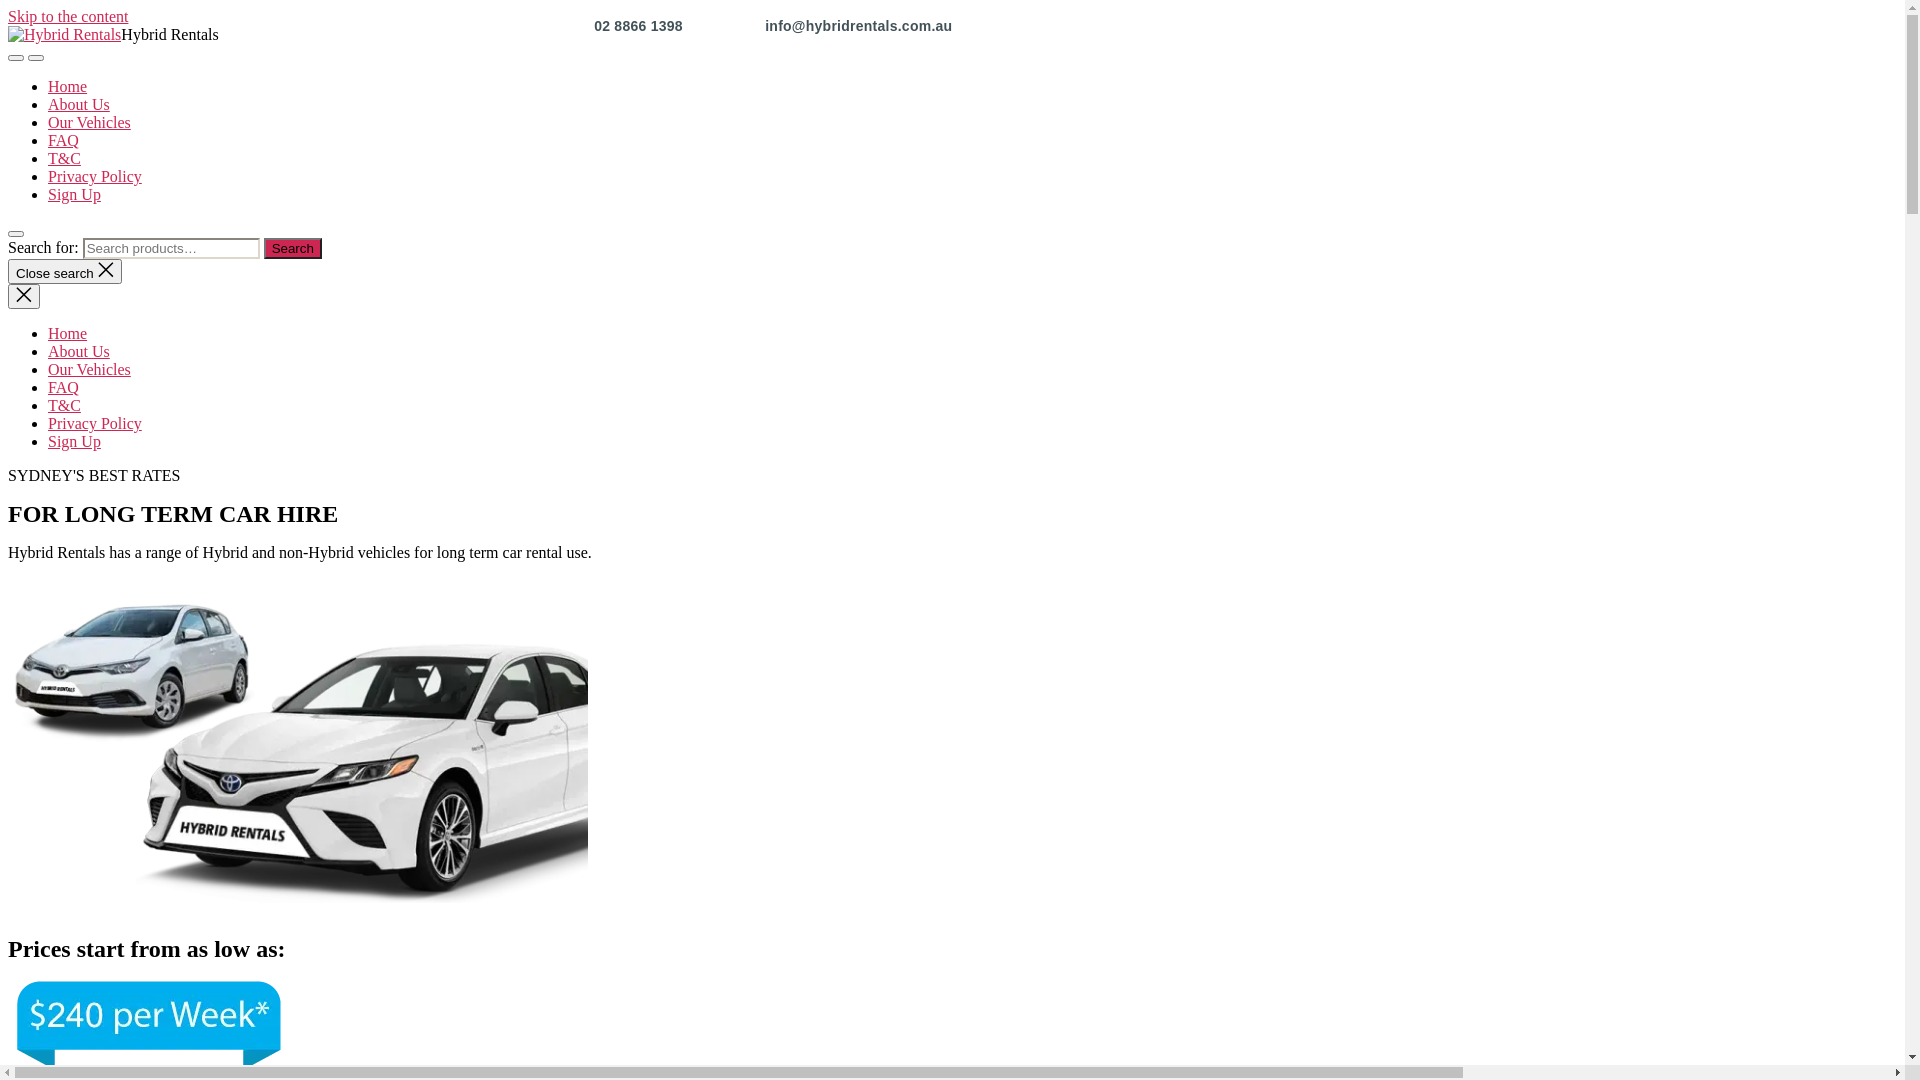 The height and width of the screenshot is (1080, 1920). Describe the element at coordinates (64, 405) in the screenshot. I see `'T&C'` at that location.